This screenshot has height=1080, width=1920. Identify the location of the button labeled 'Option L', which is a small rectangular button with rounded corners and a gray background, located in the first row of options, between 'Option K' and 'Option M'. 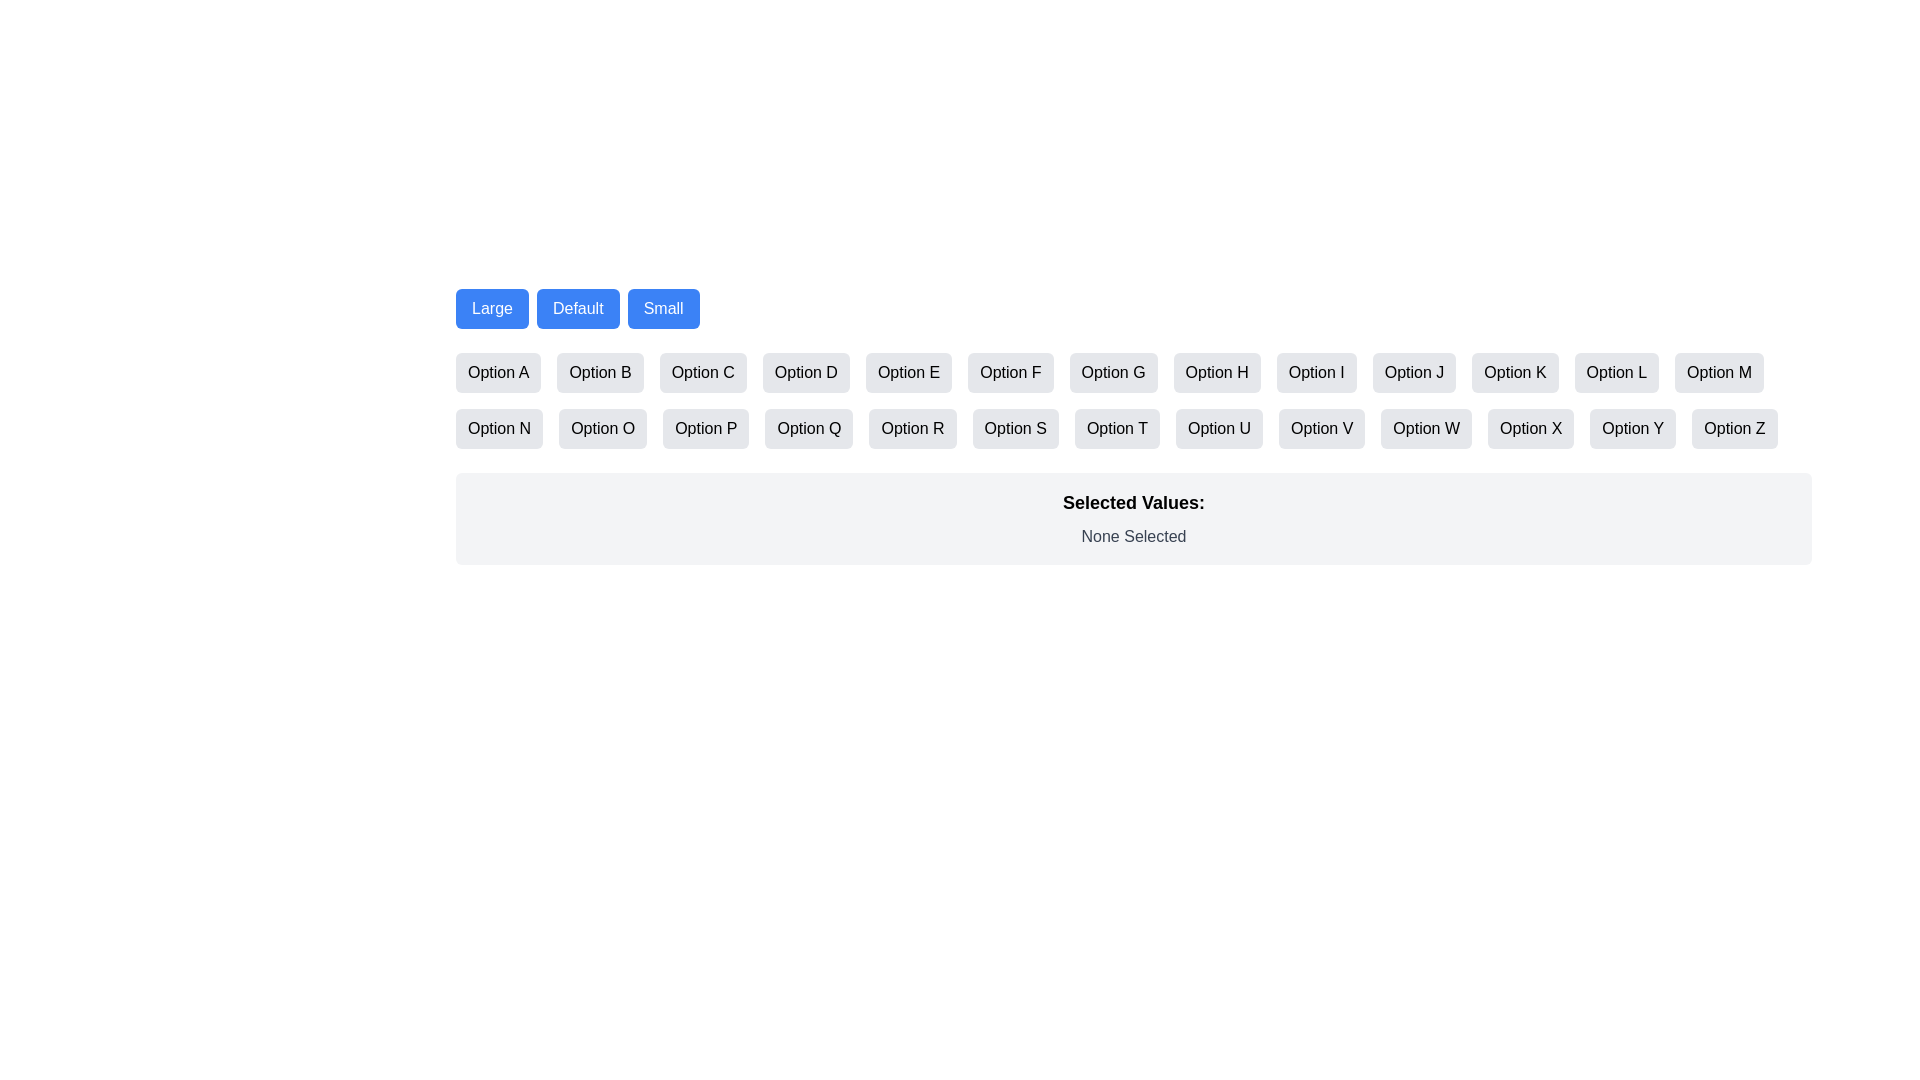
(1616, 373).